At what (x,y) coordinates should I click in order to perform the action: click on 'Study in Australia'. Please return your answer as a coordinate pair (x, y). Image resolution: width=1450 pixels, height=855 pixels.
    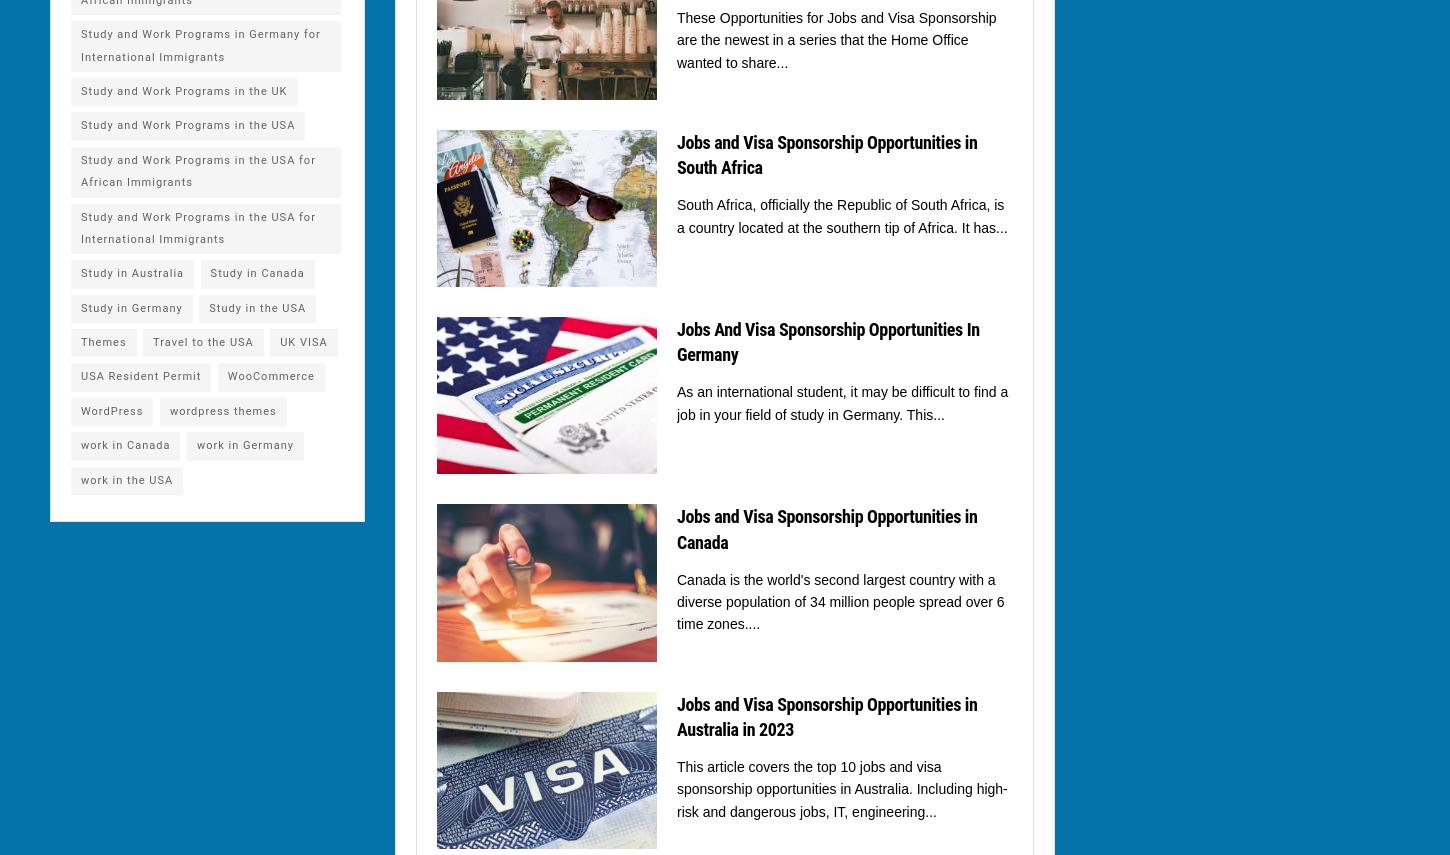
    Looking at the image, I should click on (131, 273).